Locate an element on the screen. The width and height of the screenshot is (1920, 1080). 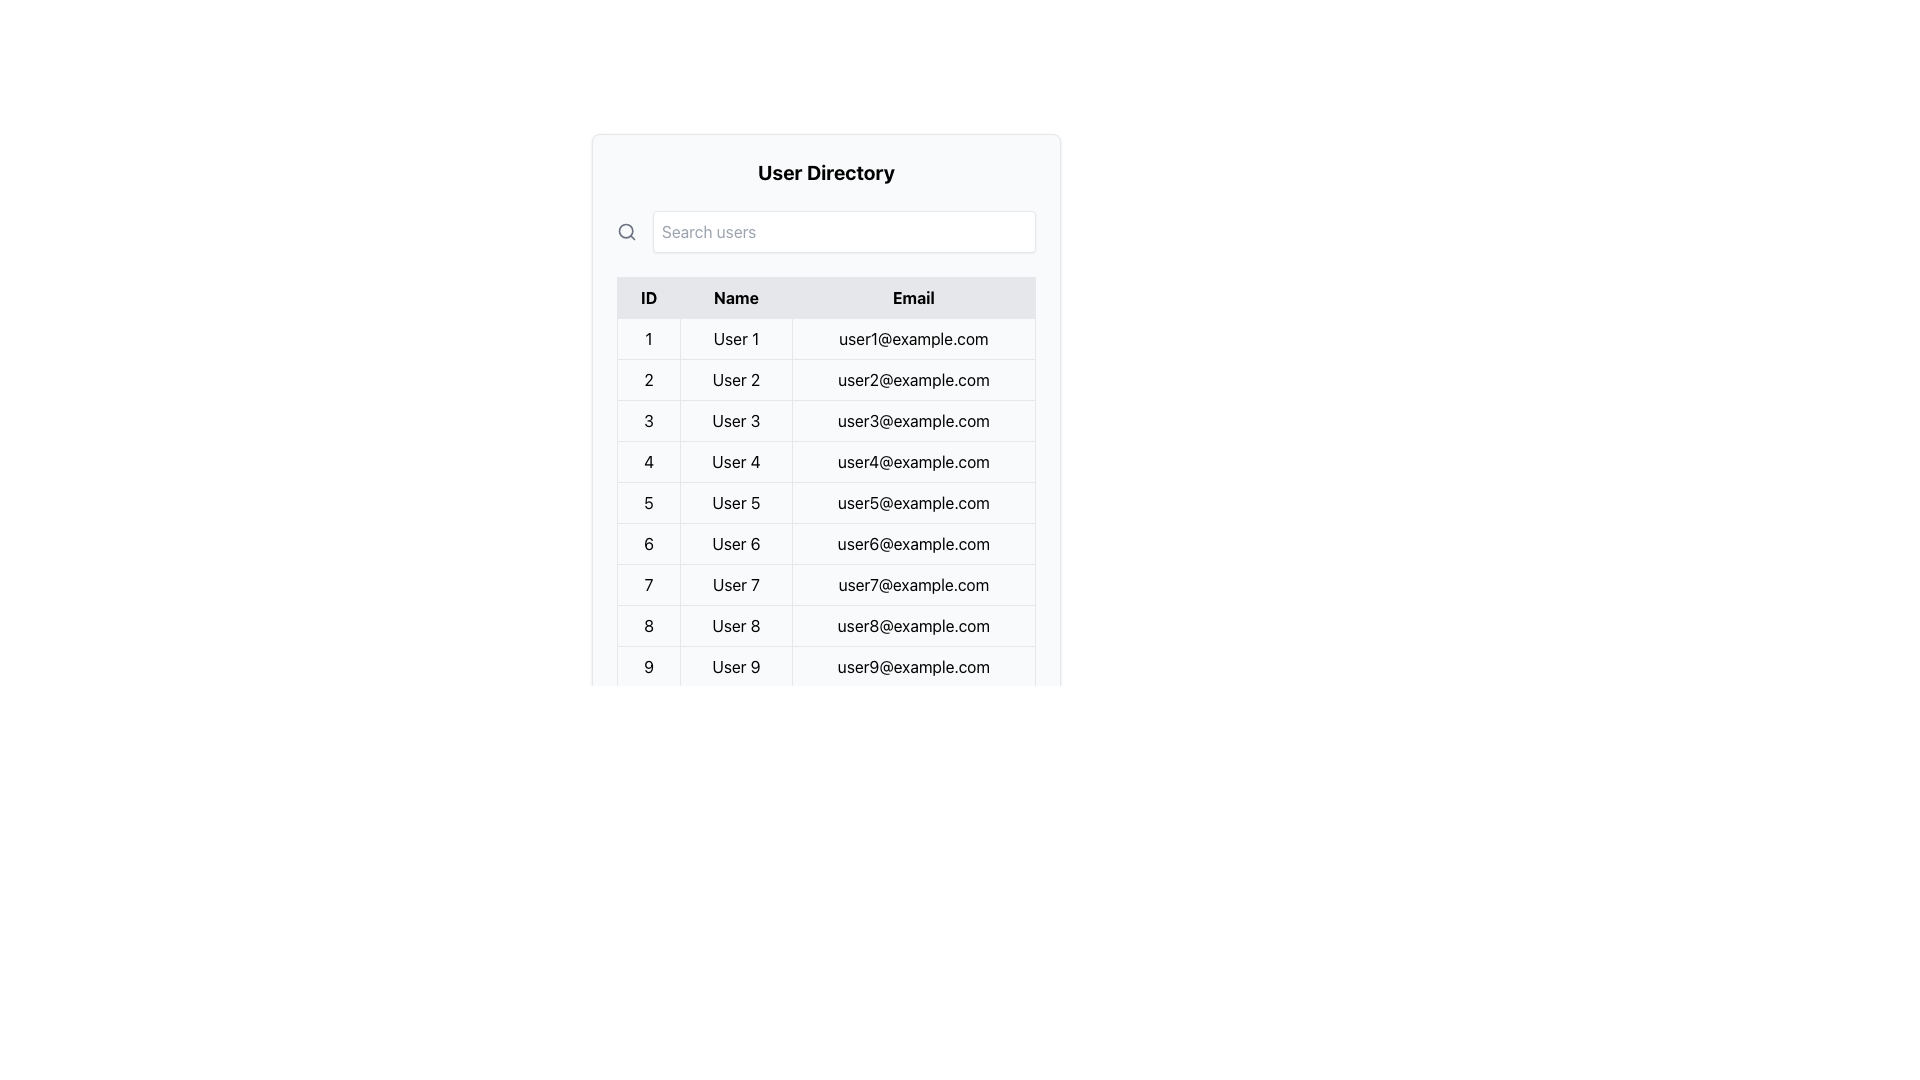
the second row of the 'User Directory' table is located at coordinates (826, 380).